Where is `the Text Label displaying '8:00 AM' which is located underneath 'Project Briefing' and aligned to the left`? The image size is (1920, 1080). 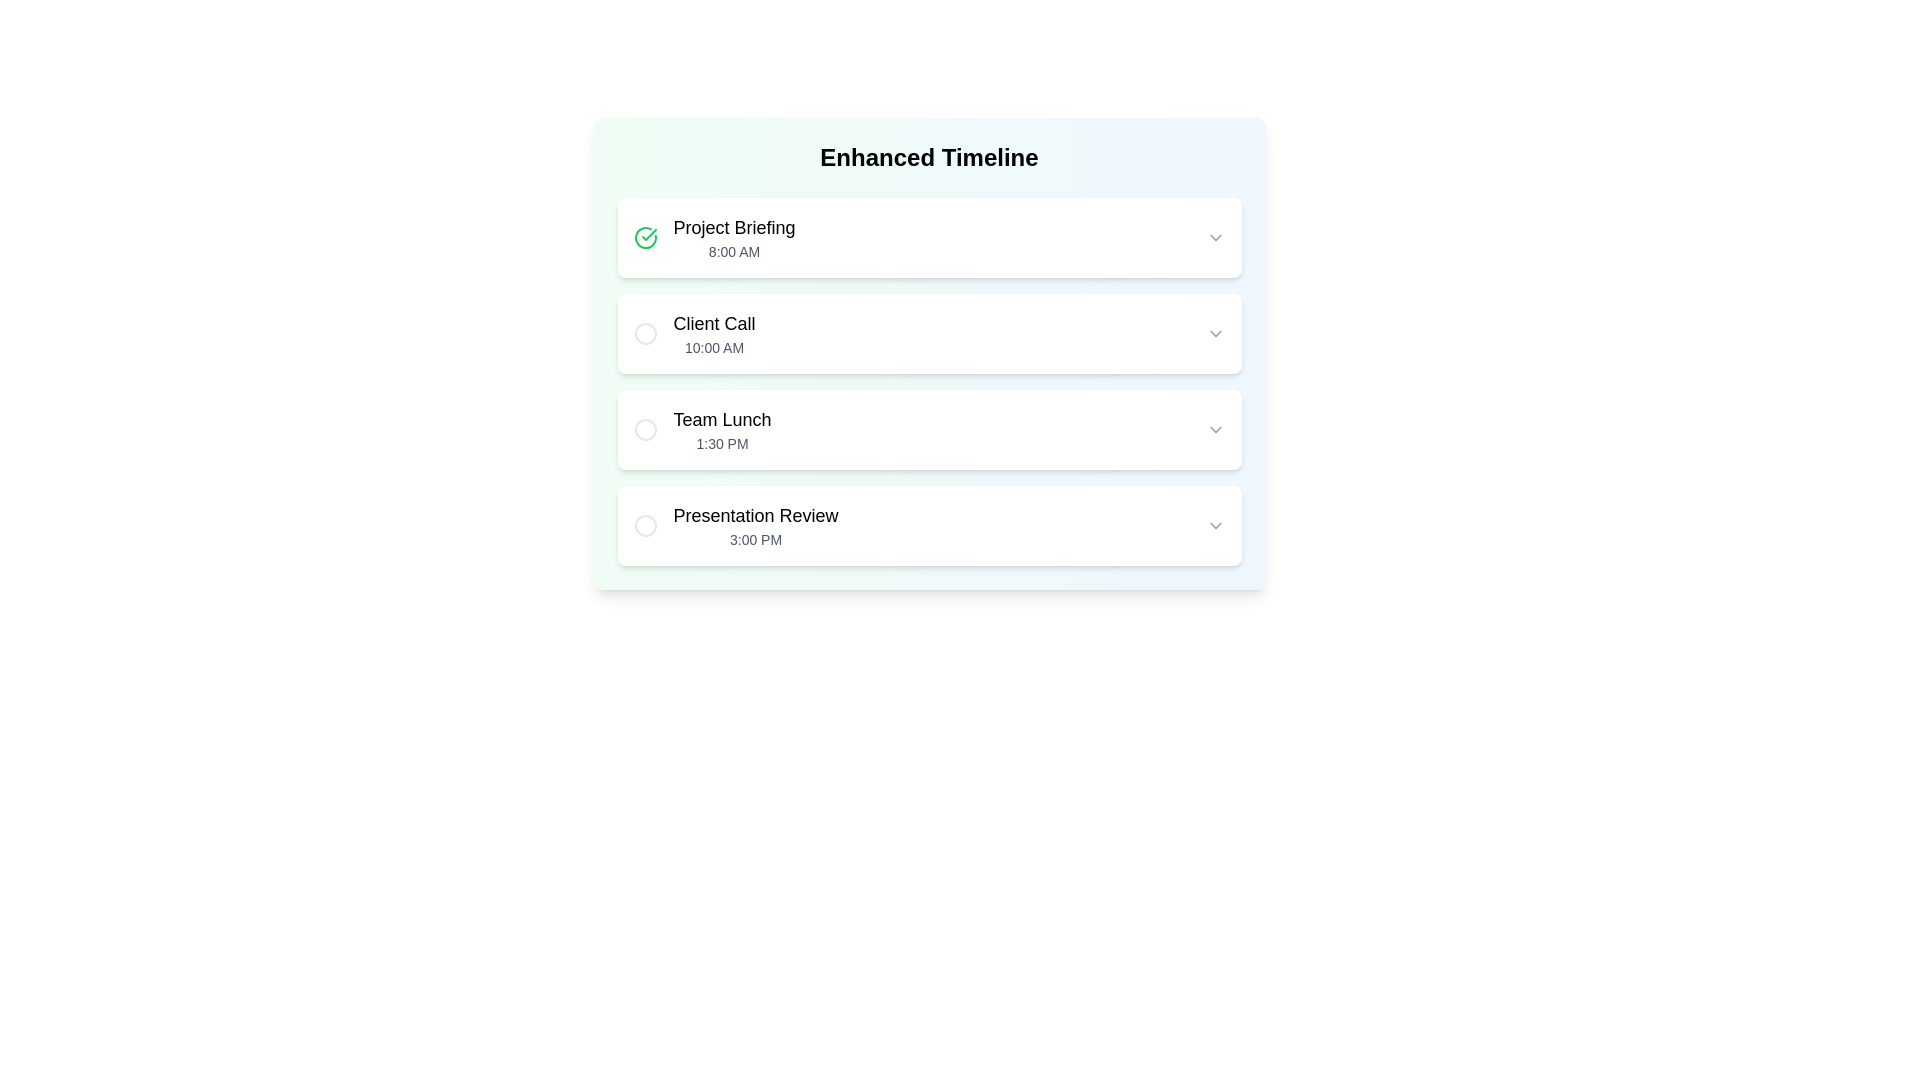 the Text Label displaying '8:00 AM' which is located underneath 'Project Briefing' and aligned to the left is located at coordinates (733, 250).